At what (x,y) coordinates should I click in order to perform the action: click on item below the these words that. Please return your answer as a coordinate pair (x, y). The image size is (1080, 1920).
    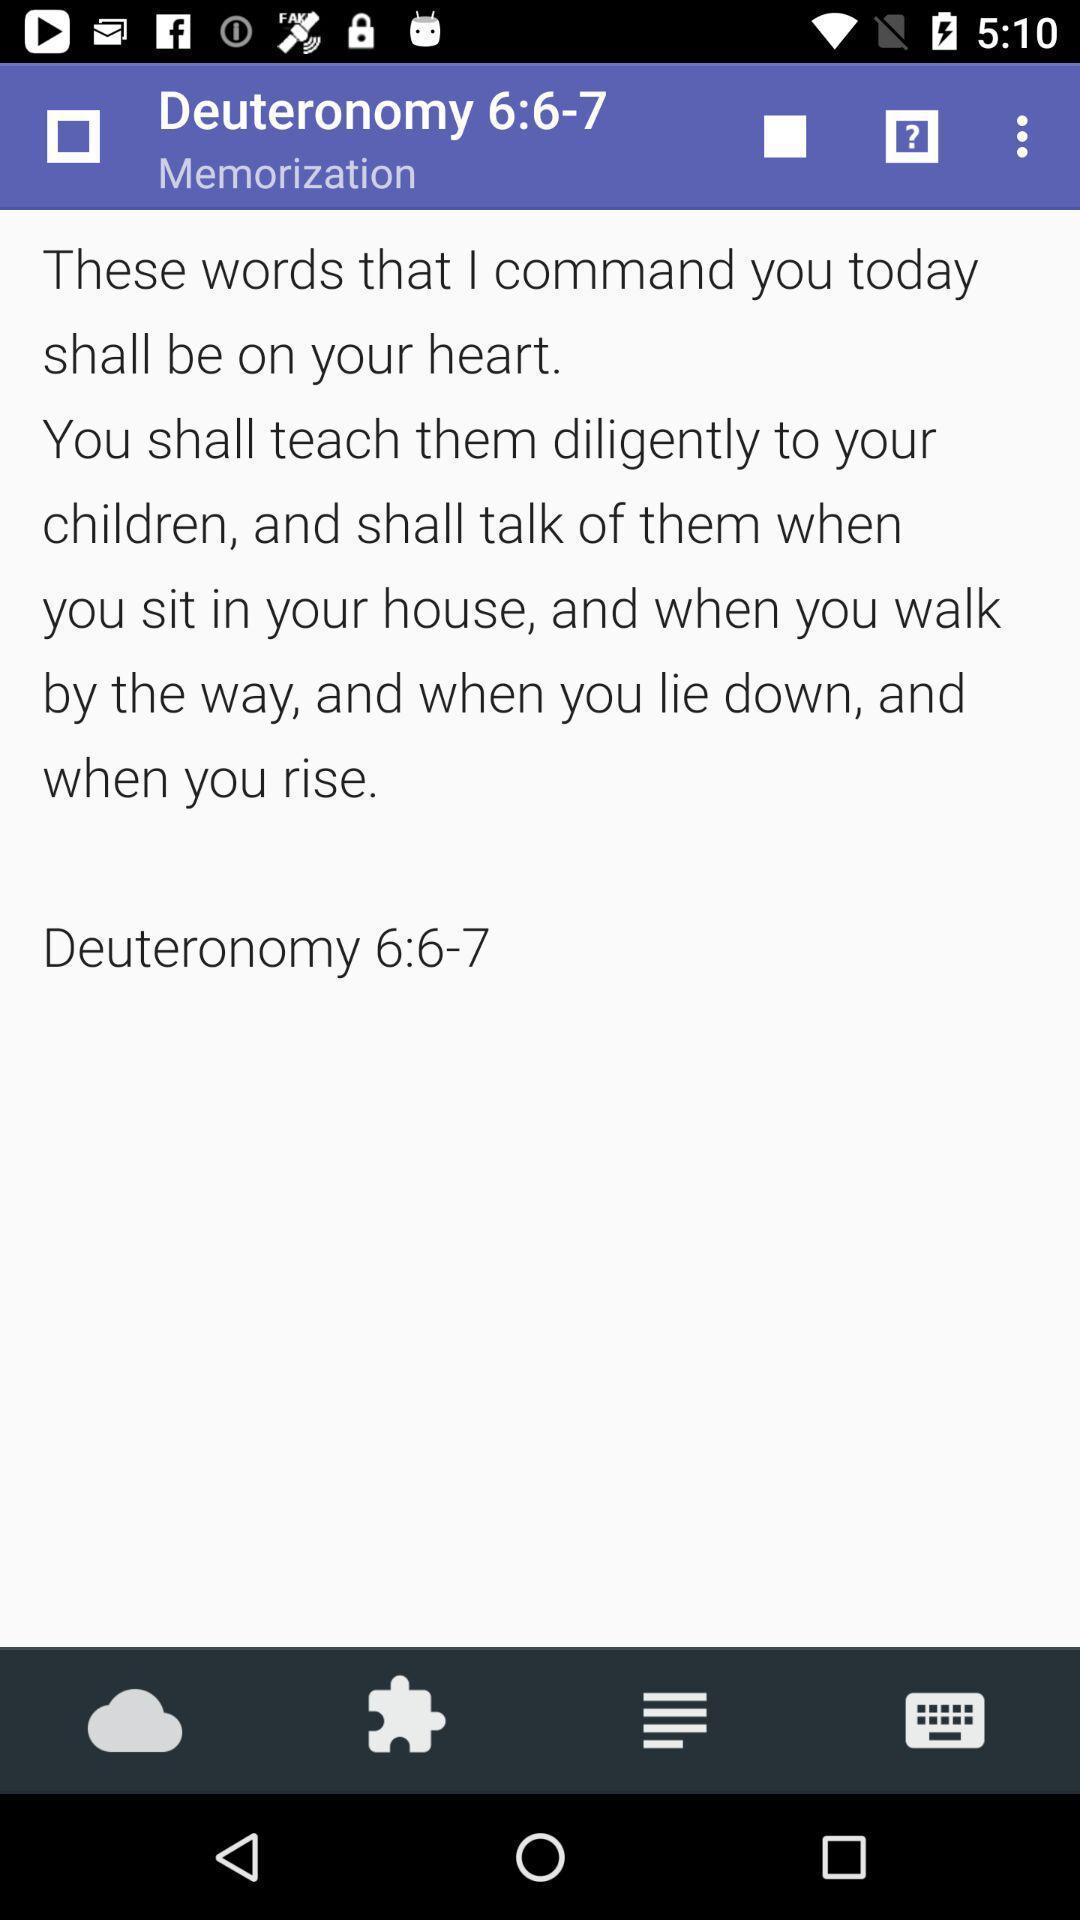
    Looking at the image, I should click on (135, 1719).